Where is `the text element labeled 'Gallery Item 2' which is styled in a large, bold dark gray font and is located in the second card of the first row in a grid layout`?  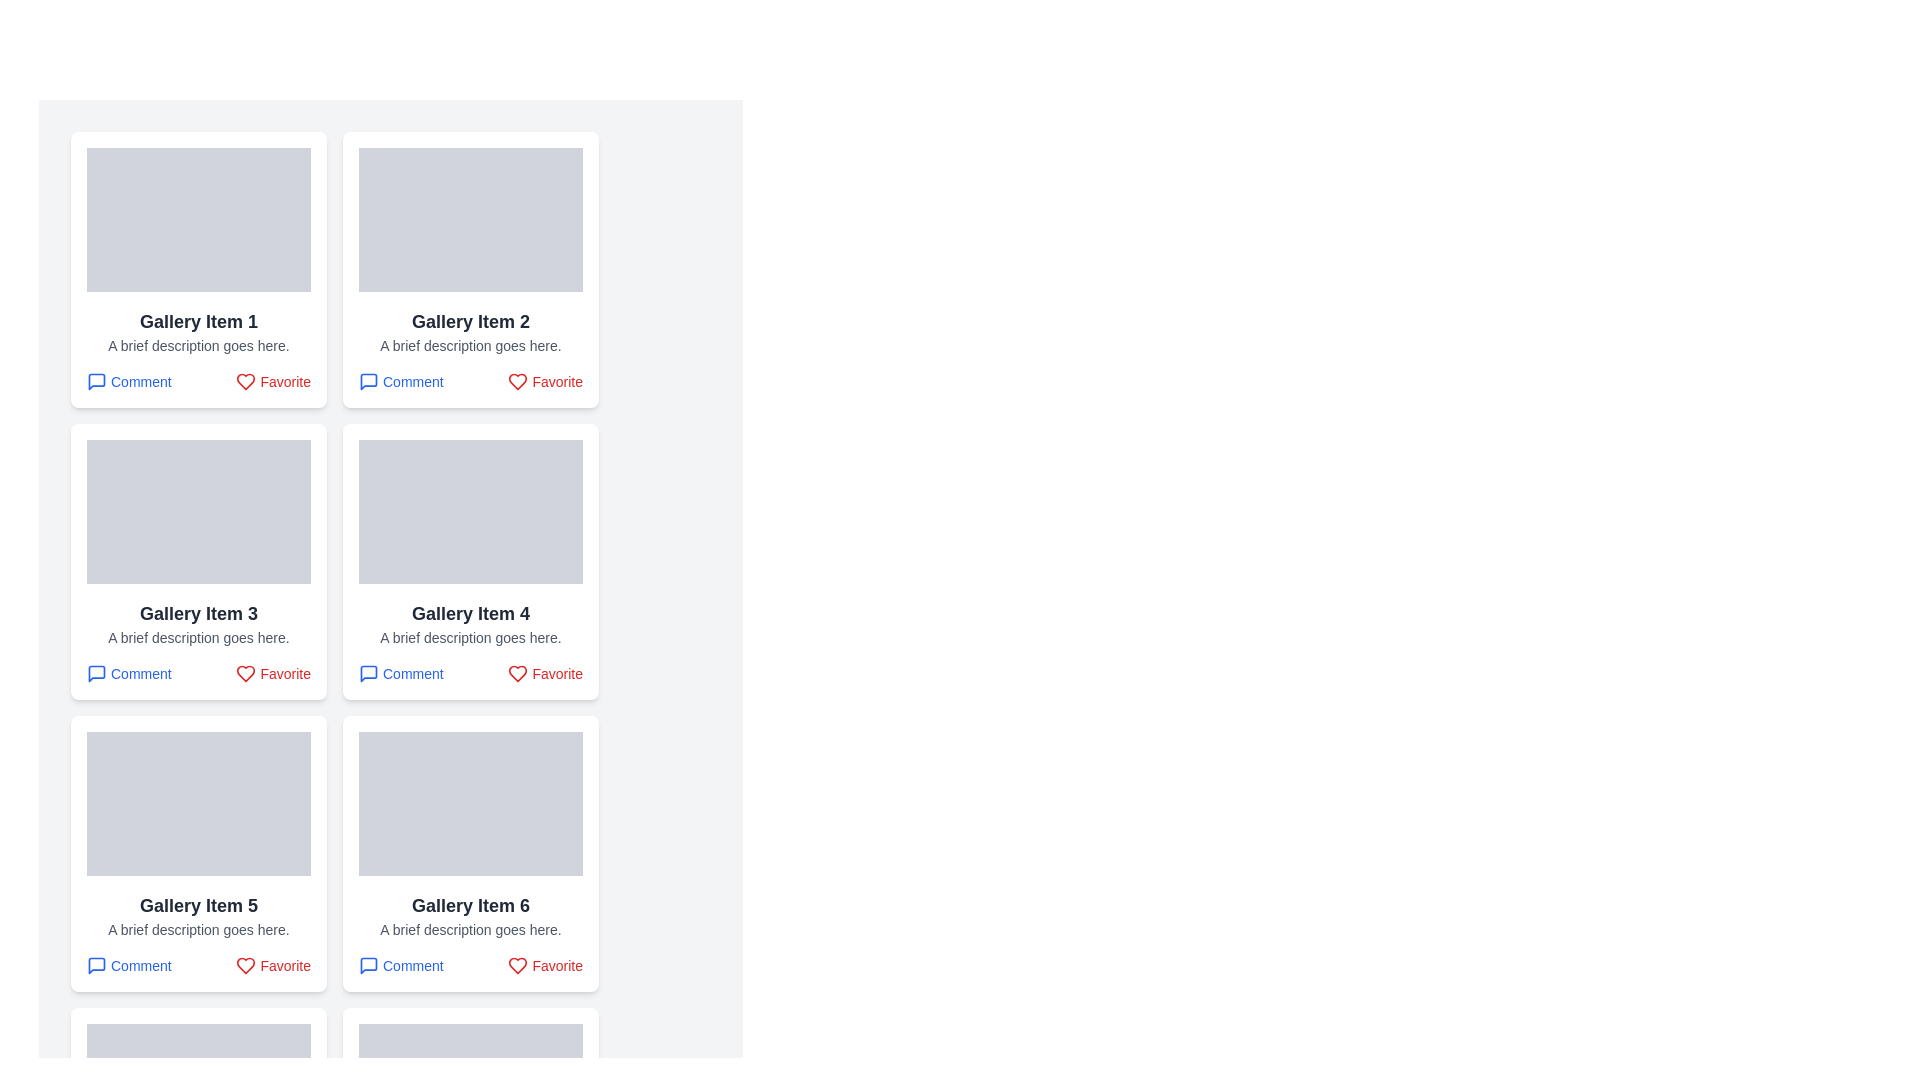
the text element labeled 'Gallery Item 2' which is styled in a large, bold dark gray font and is located in the second card of the first row in a grid layout is located at coordinates (469, 320).